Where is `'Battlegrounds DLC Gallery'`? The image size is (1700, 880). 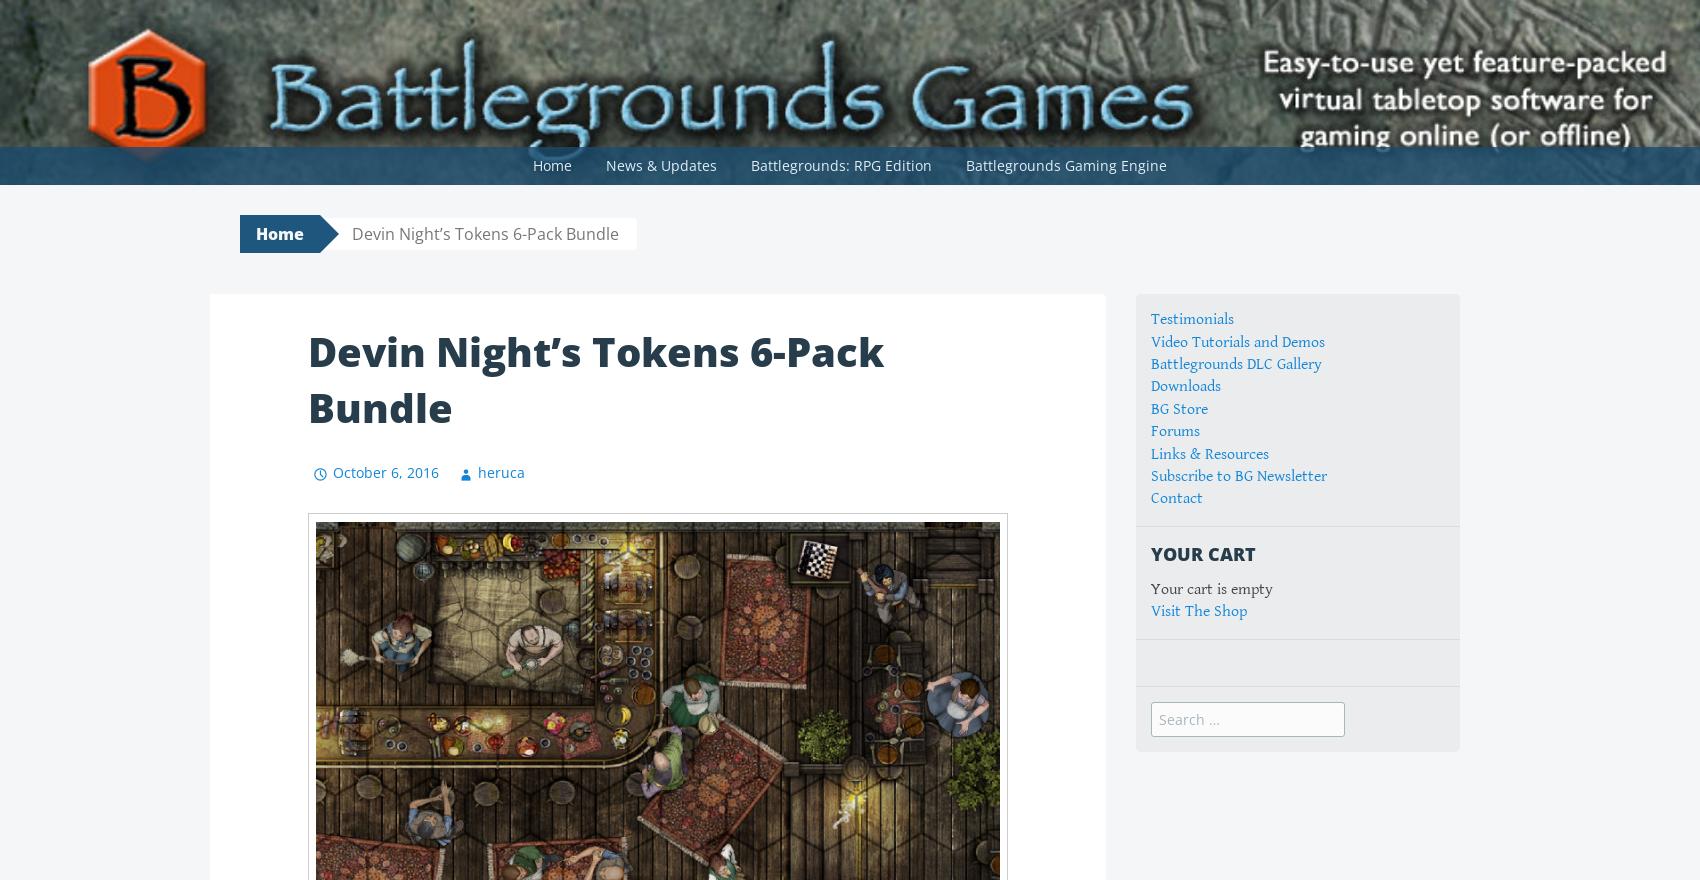
'Battlegrounds DLC Gallery' is located at coordinates (1235, 363).